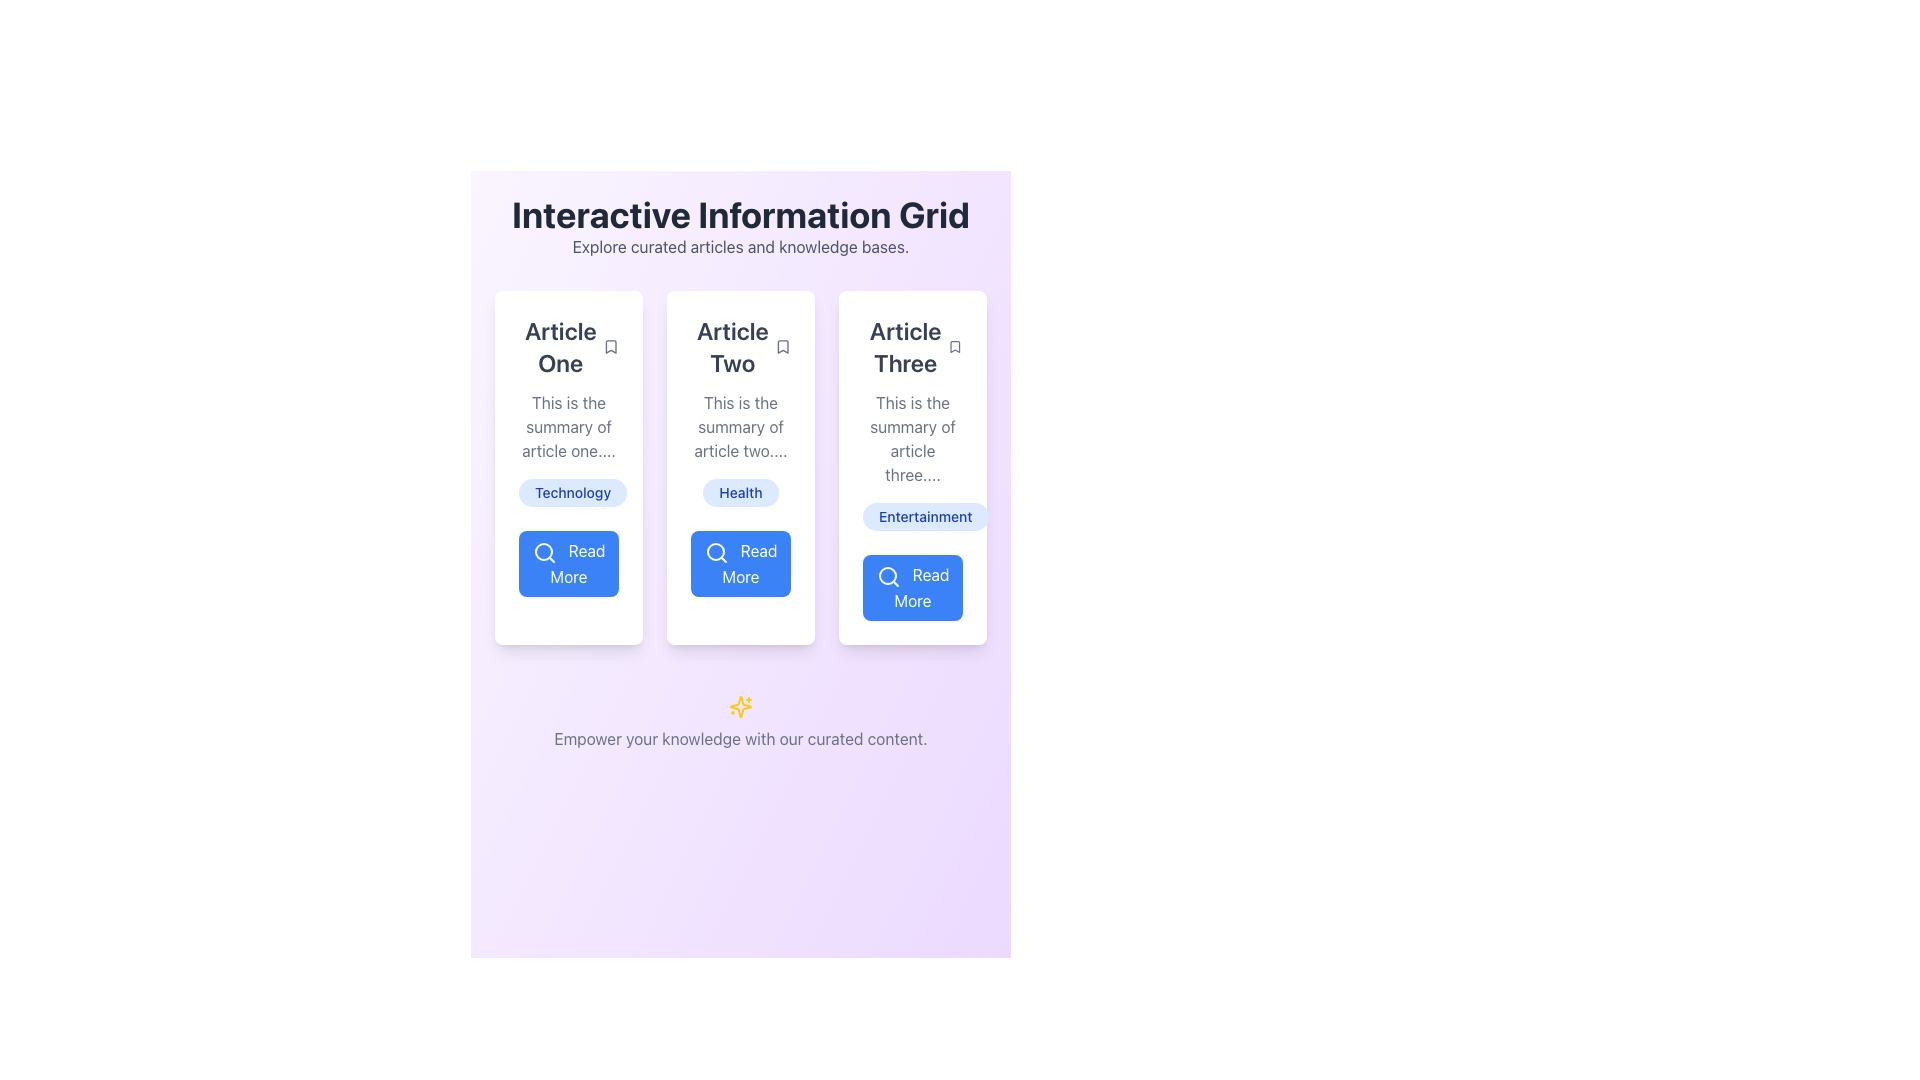  Describe the element at coordinates (739, 721) in the screenshot. I see `motivational or informative footer message displayed as a Decorative text element with an icon, which is located below the article sections labeled 'Article One,' 'Article Two,' and 'Article Three.'` at that location.